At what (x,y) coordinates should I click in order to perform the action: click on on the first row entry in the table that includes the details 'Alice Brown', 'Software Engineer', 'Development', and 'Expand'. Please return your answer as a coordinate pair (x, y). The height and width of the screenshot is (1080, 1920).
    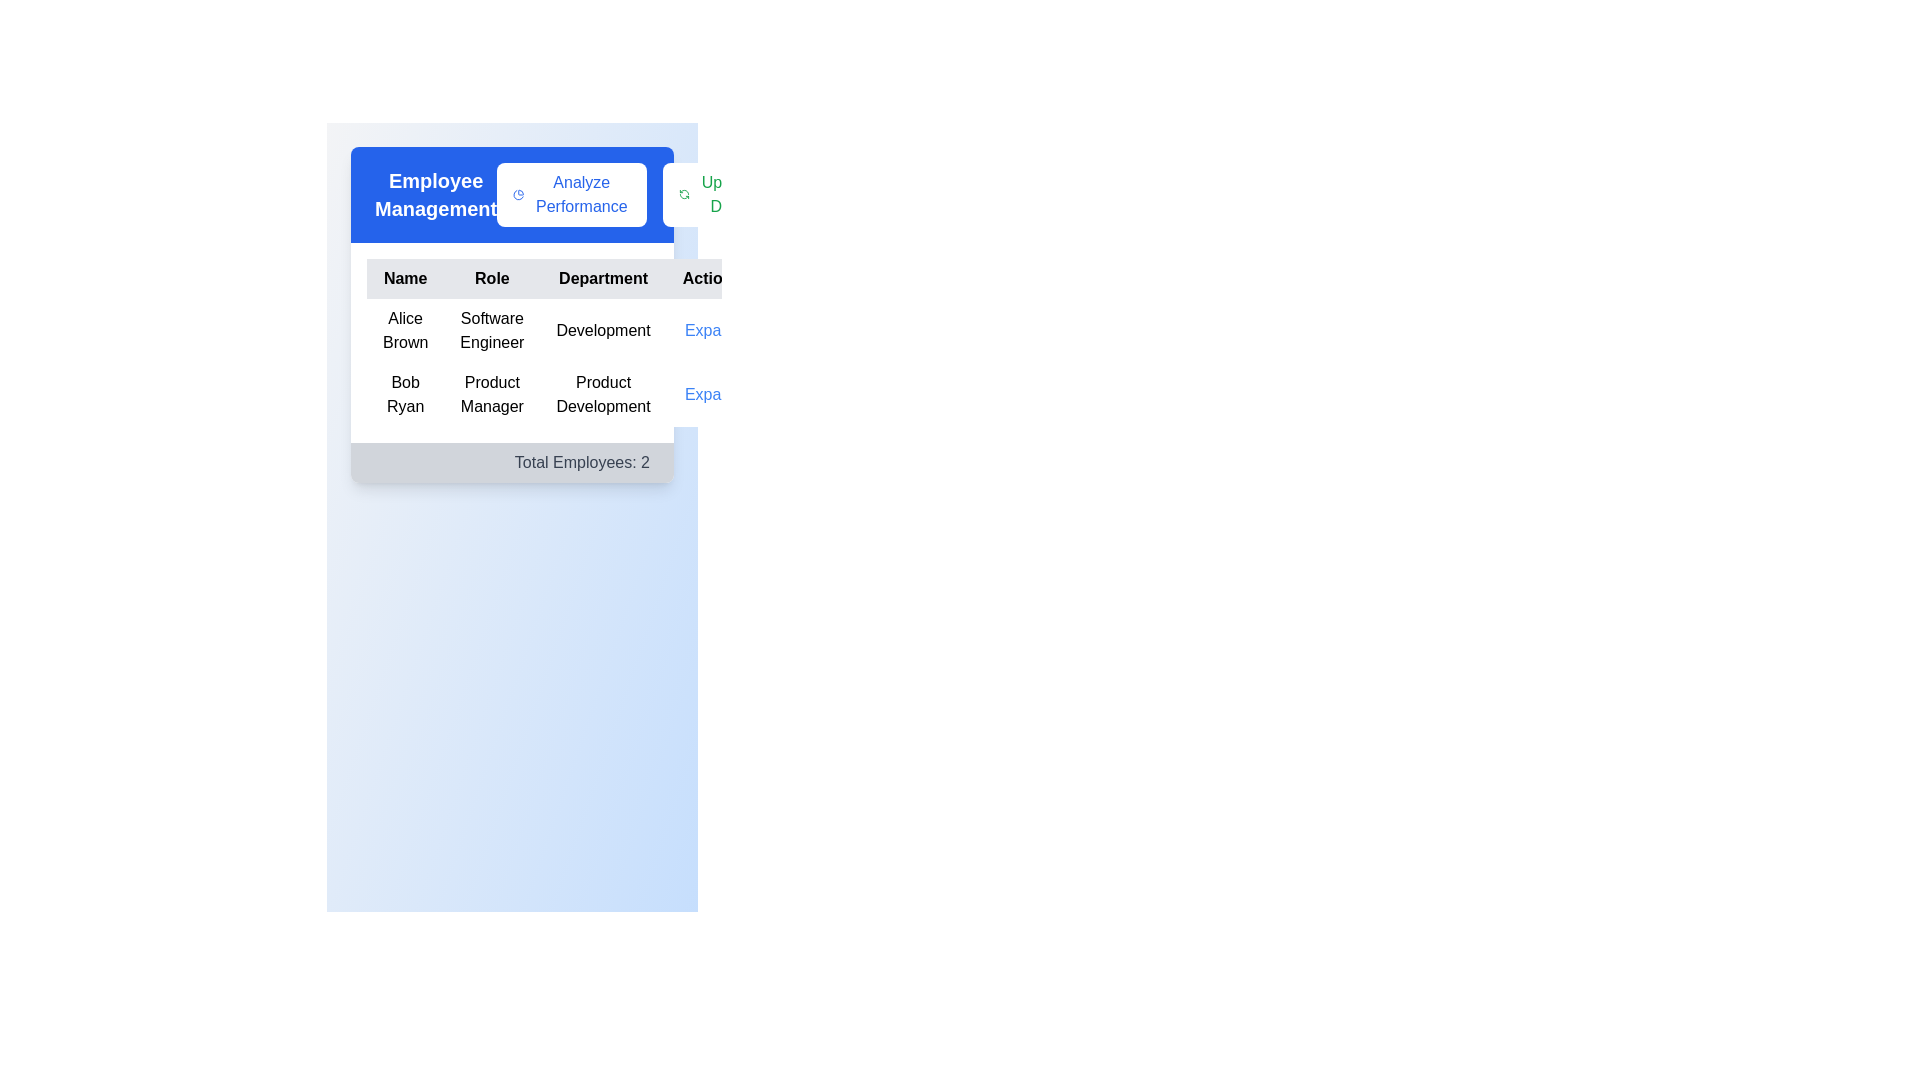
    Looking at the image, I should click on (561, 330).